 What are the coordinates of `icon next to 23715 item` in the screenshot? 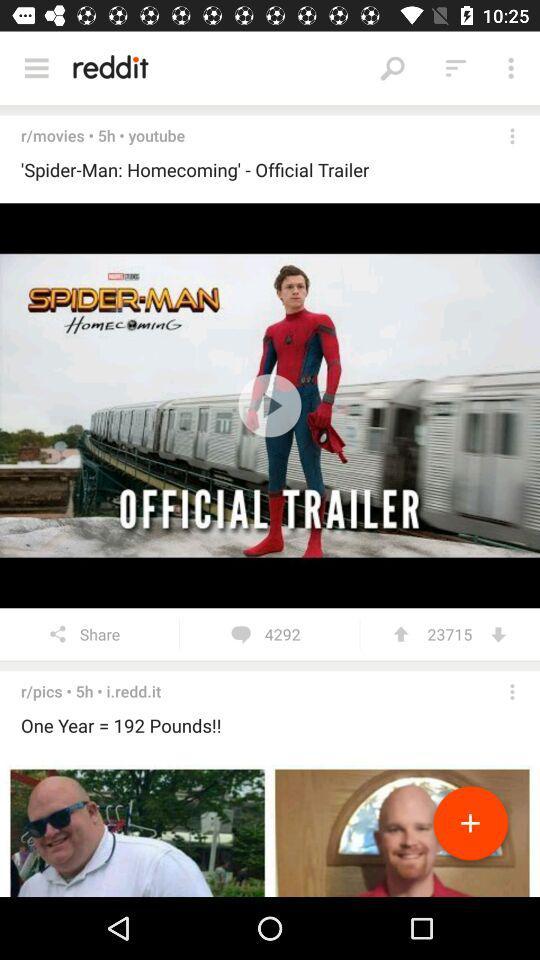 It's located at (497, 633).